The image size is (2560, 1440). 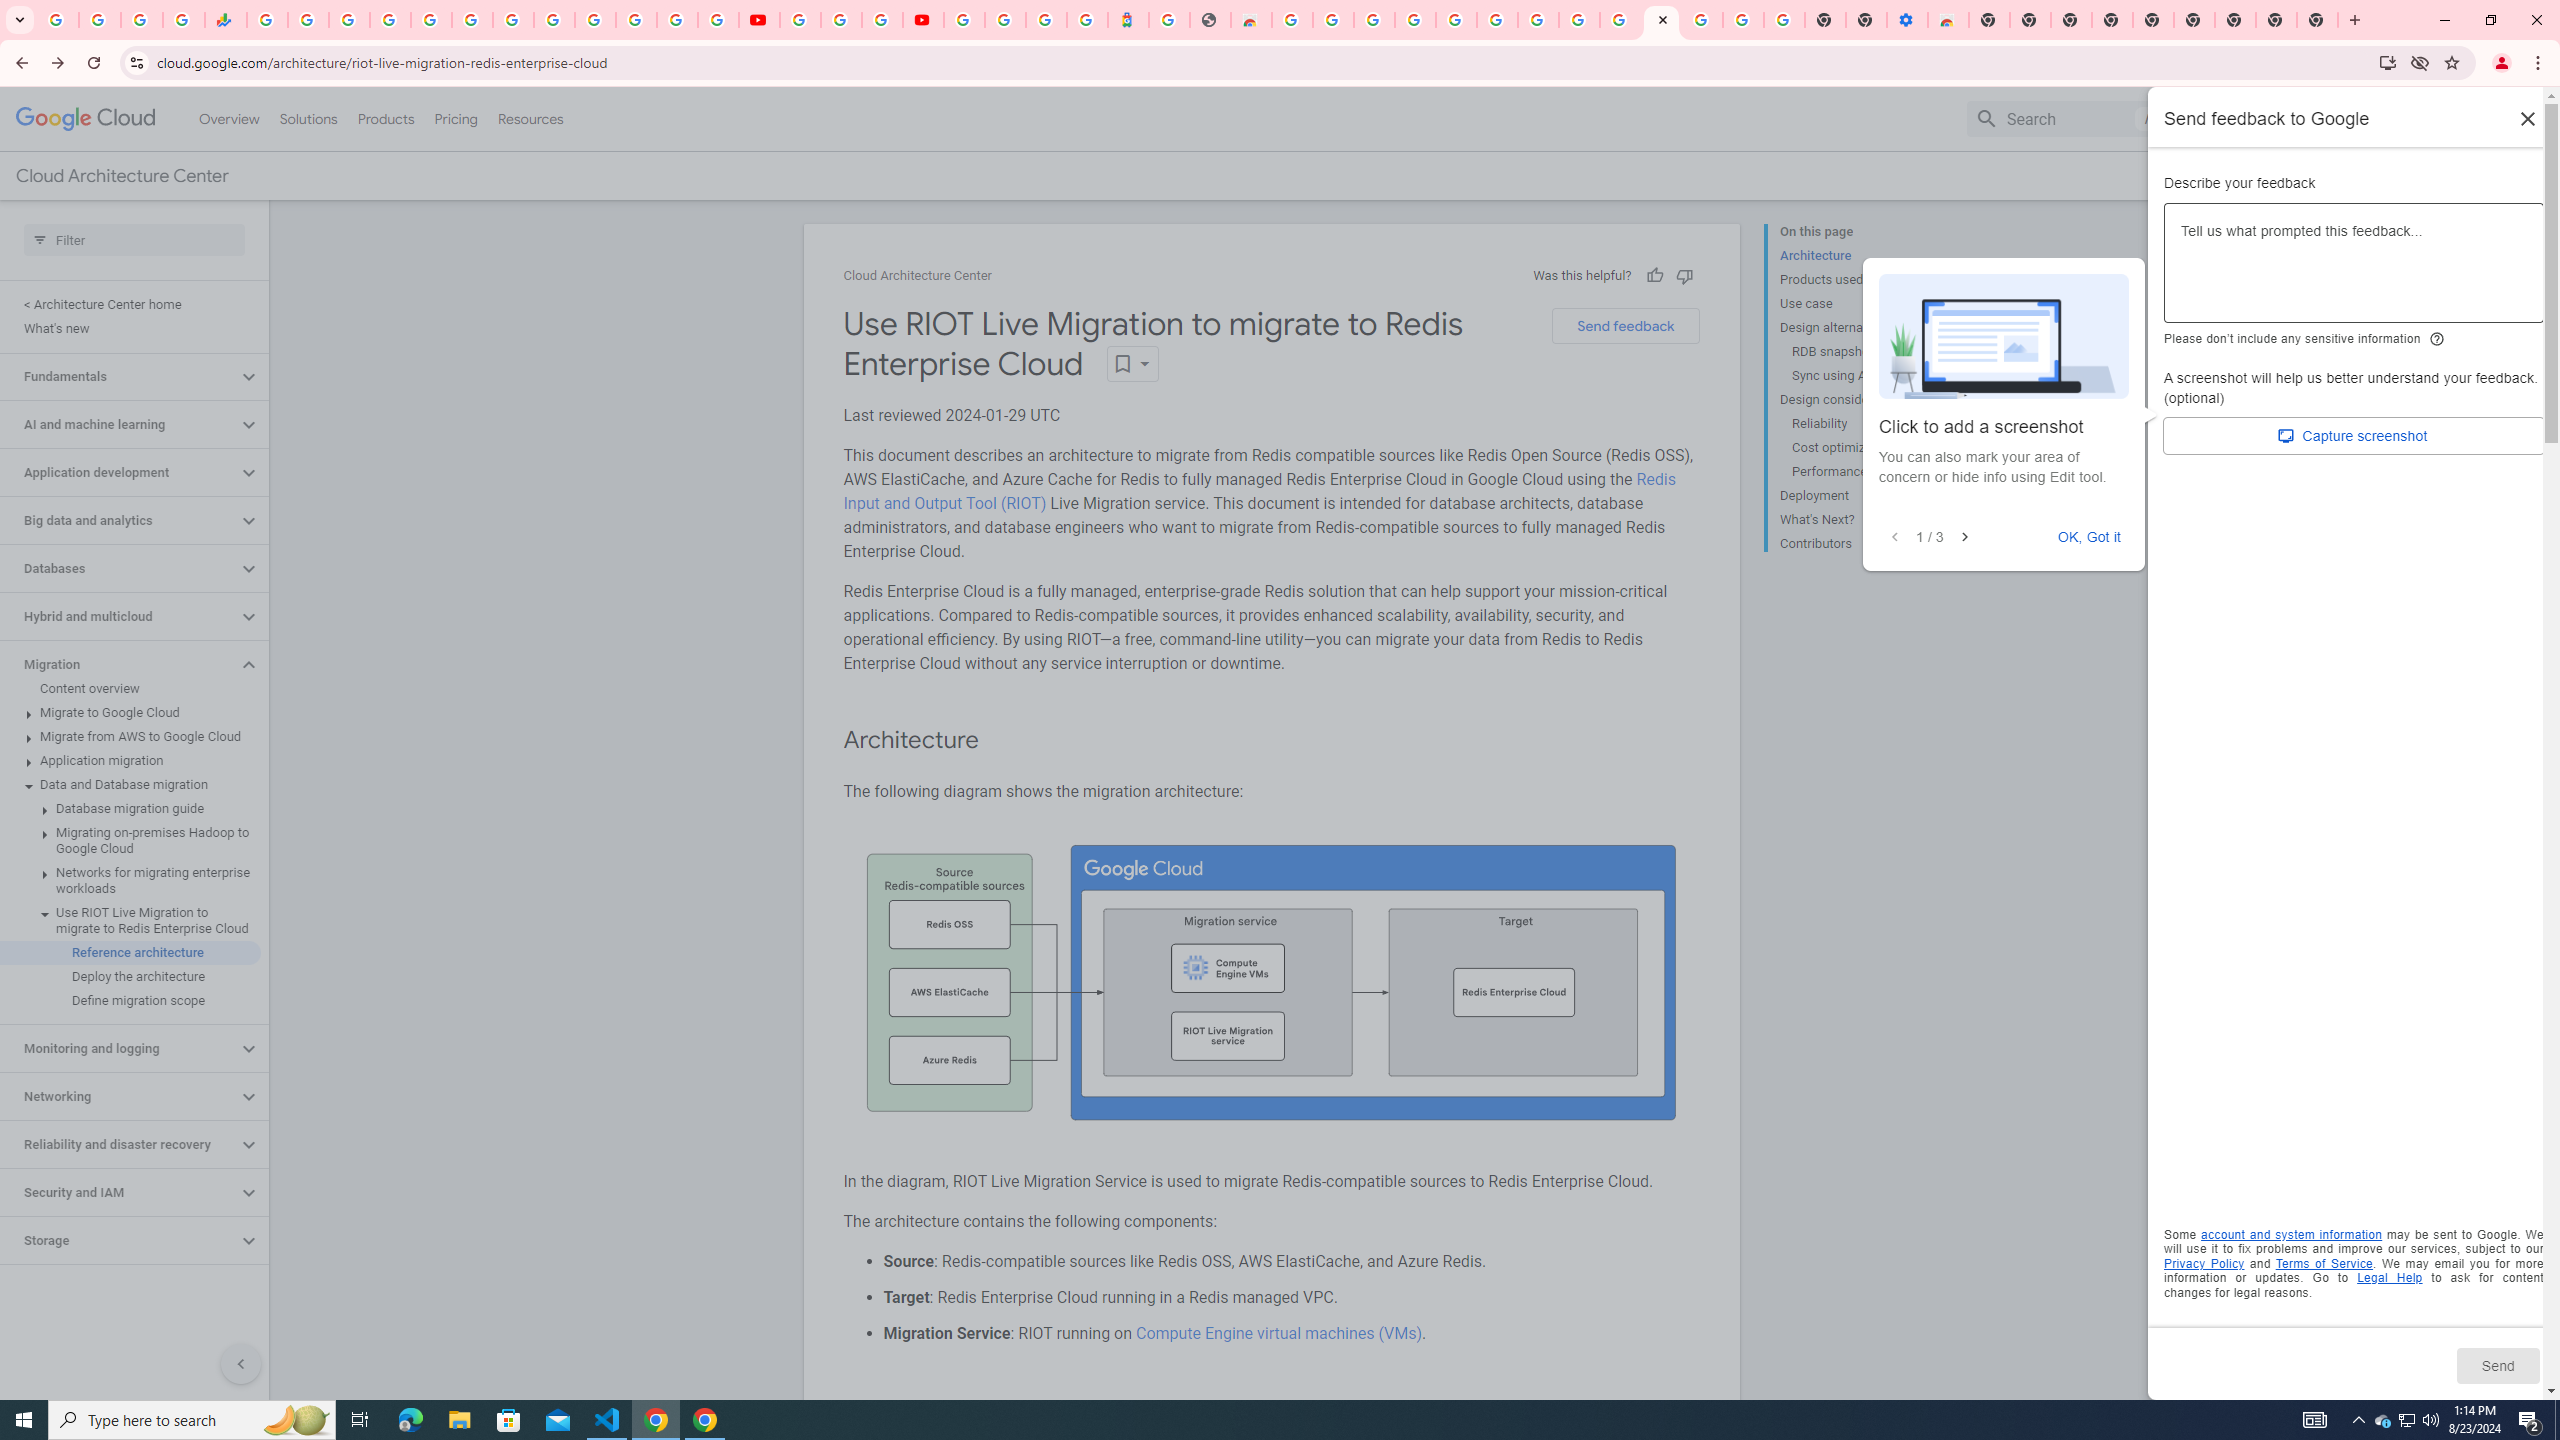 I want to click on 'What', so click(x=1860, y=518).